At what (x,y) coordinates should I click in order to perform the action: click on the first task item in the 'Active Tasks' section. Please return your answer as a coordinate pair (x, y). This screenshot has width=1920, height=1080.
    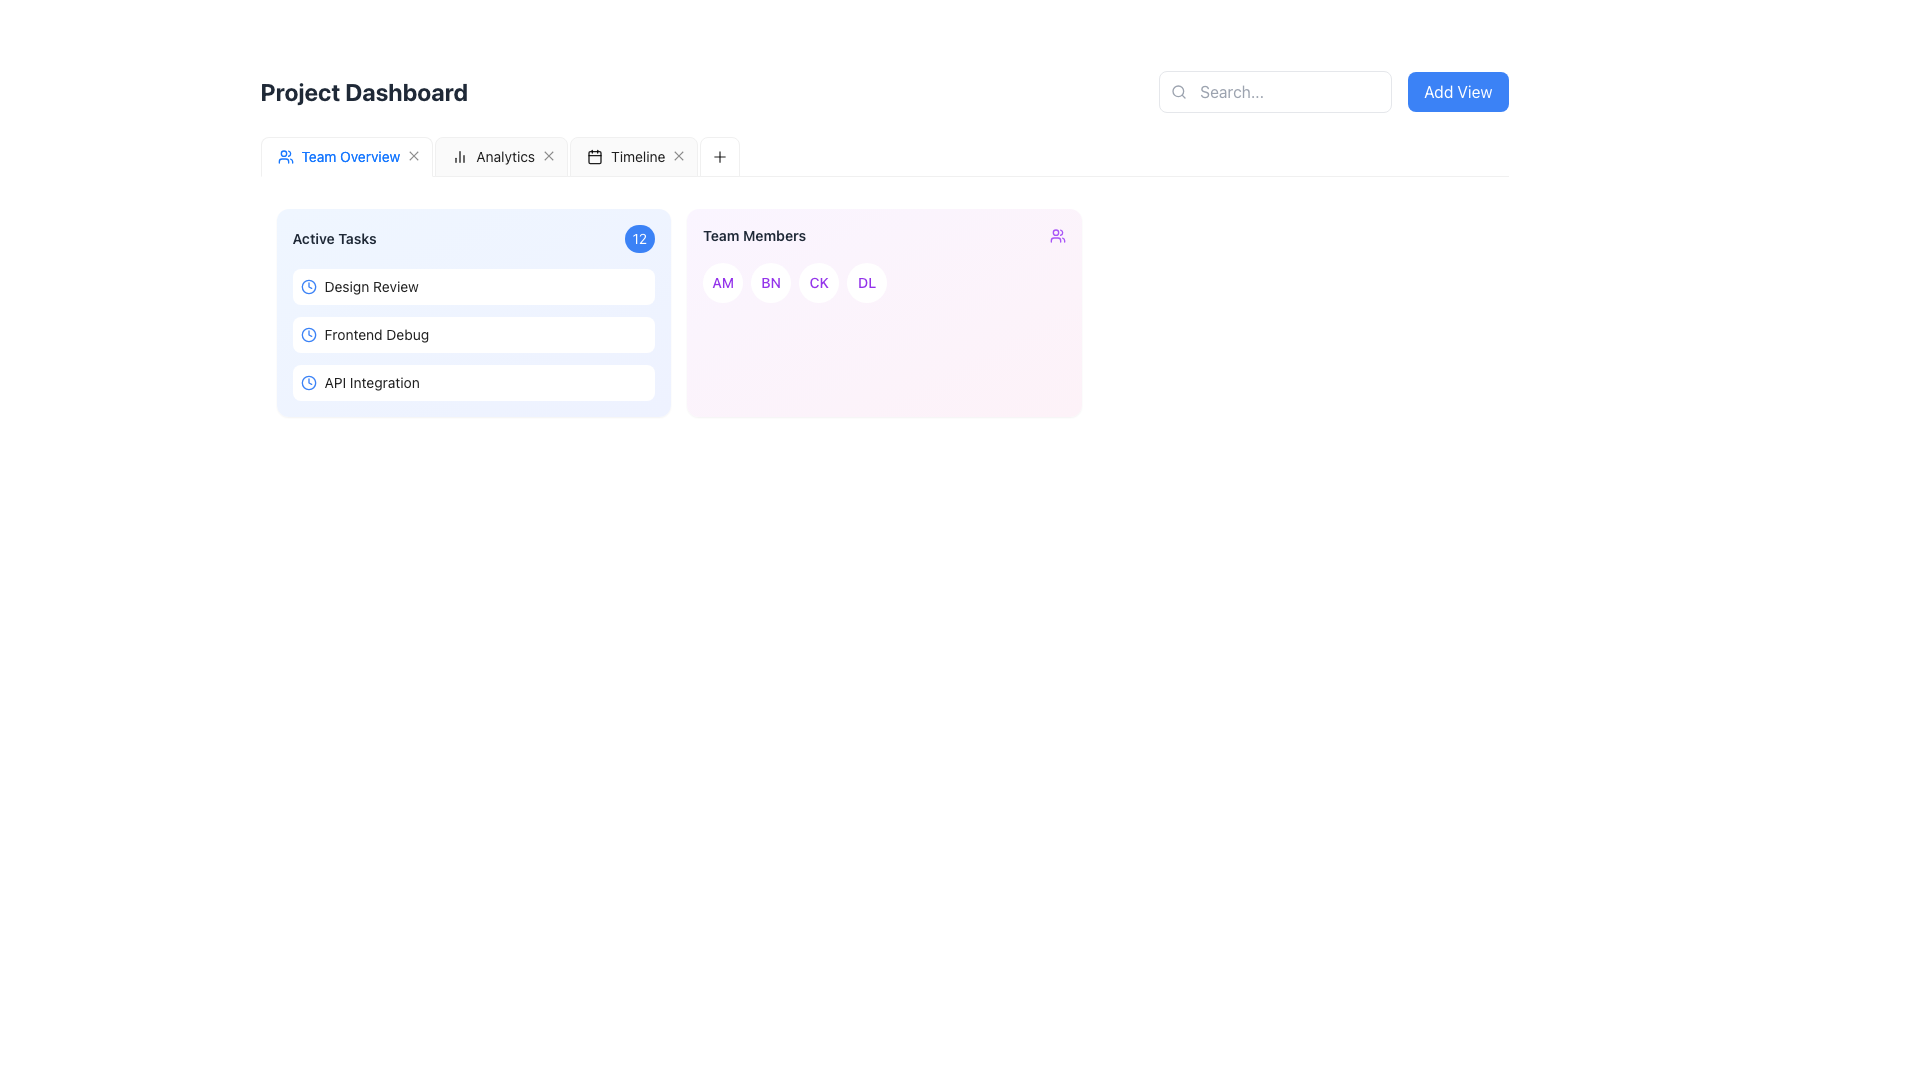
    Looking at the image, I should click on (472, 286).